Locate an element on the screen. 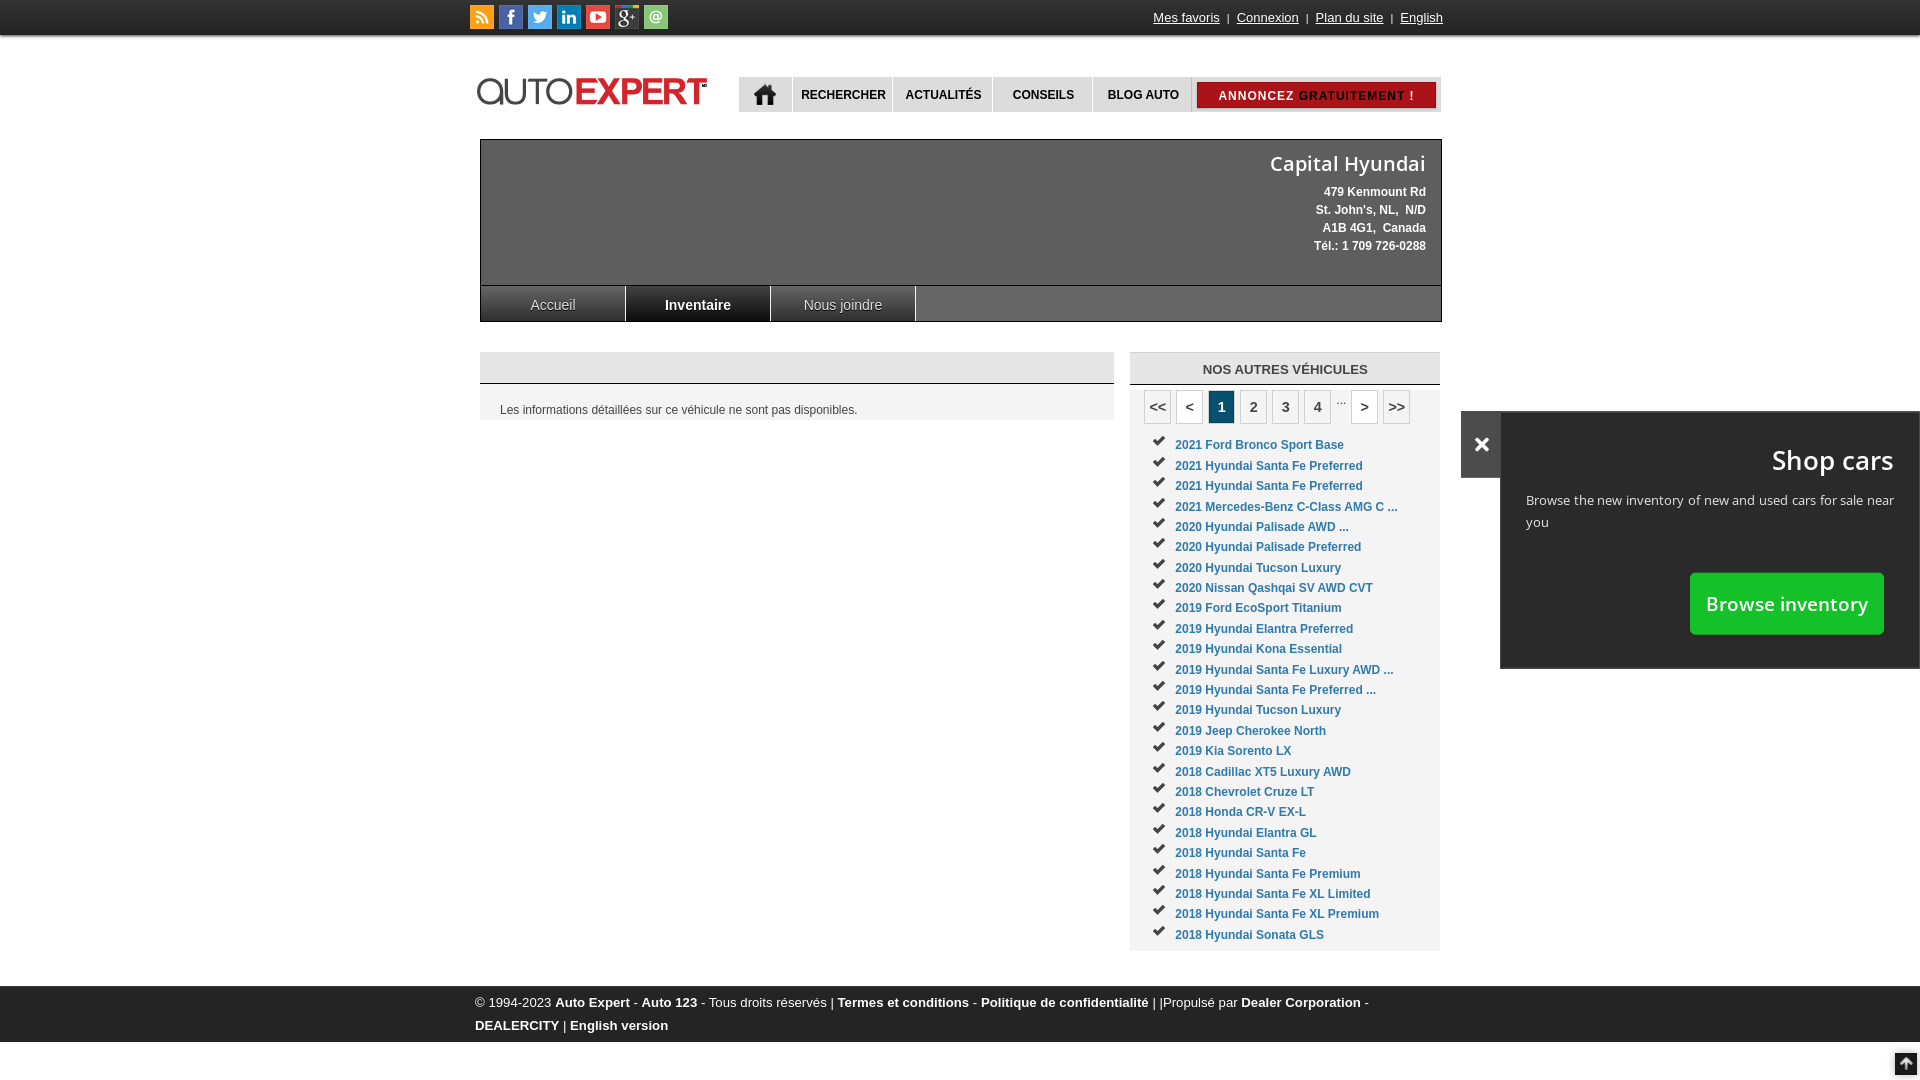 This screenshot has width=1920, height=1080. 'Suivez autoExpert.ca sur Facebook' is located at coordinates (510, 24).